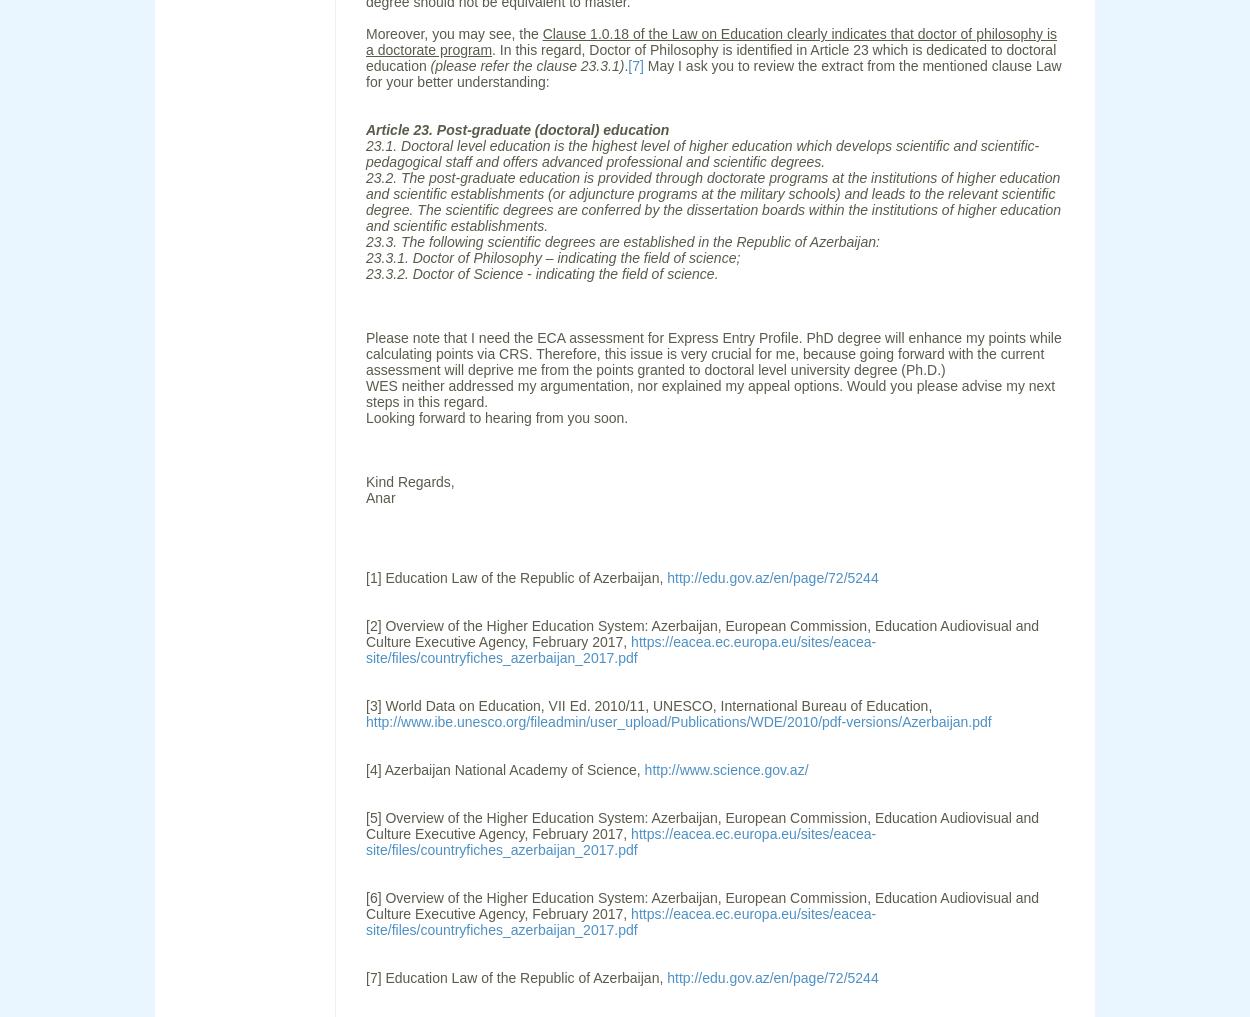 This screenshot has width=1250, height=1017. Describe the element at coordinates (710, 41) in the screenshot. I see `'Clause 1.0.18 of the Law on Education clearly indicates that doctor of philosophy is a doctorate program'` at that location.